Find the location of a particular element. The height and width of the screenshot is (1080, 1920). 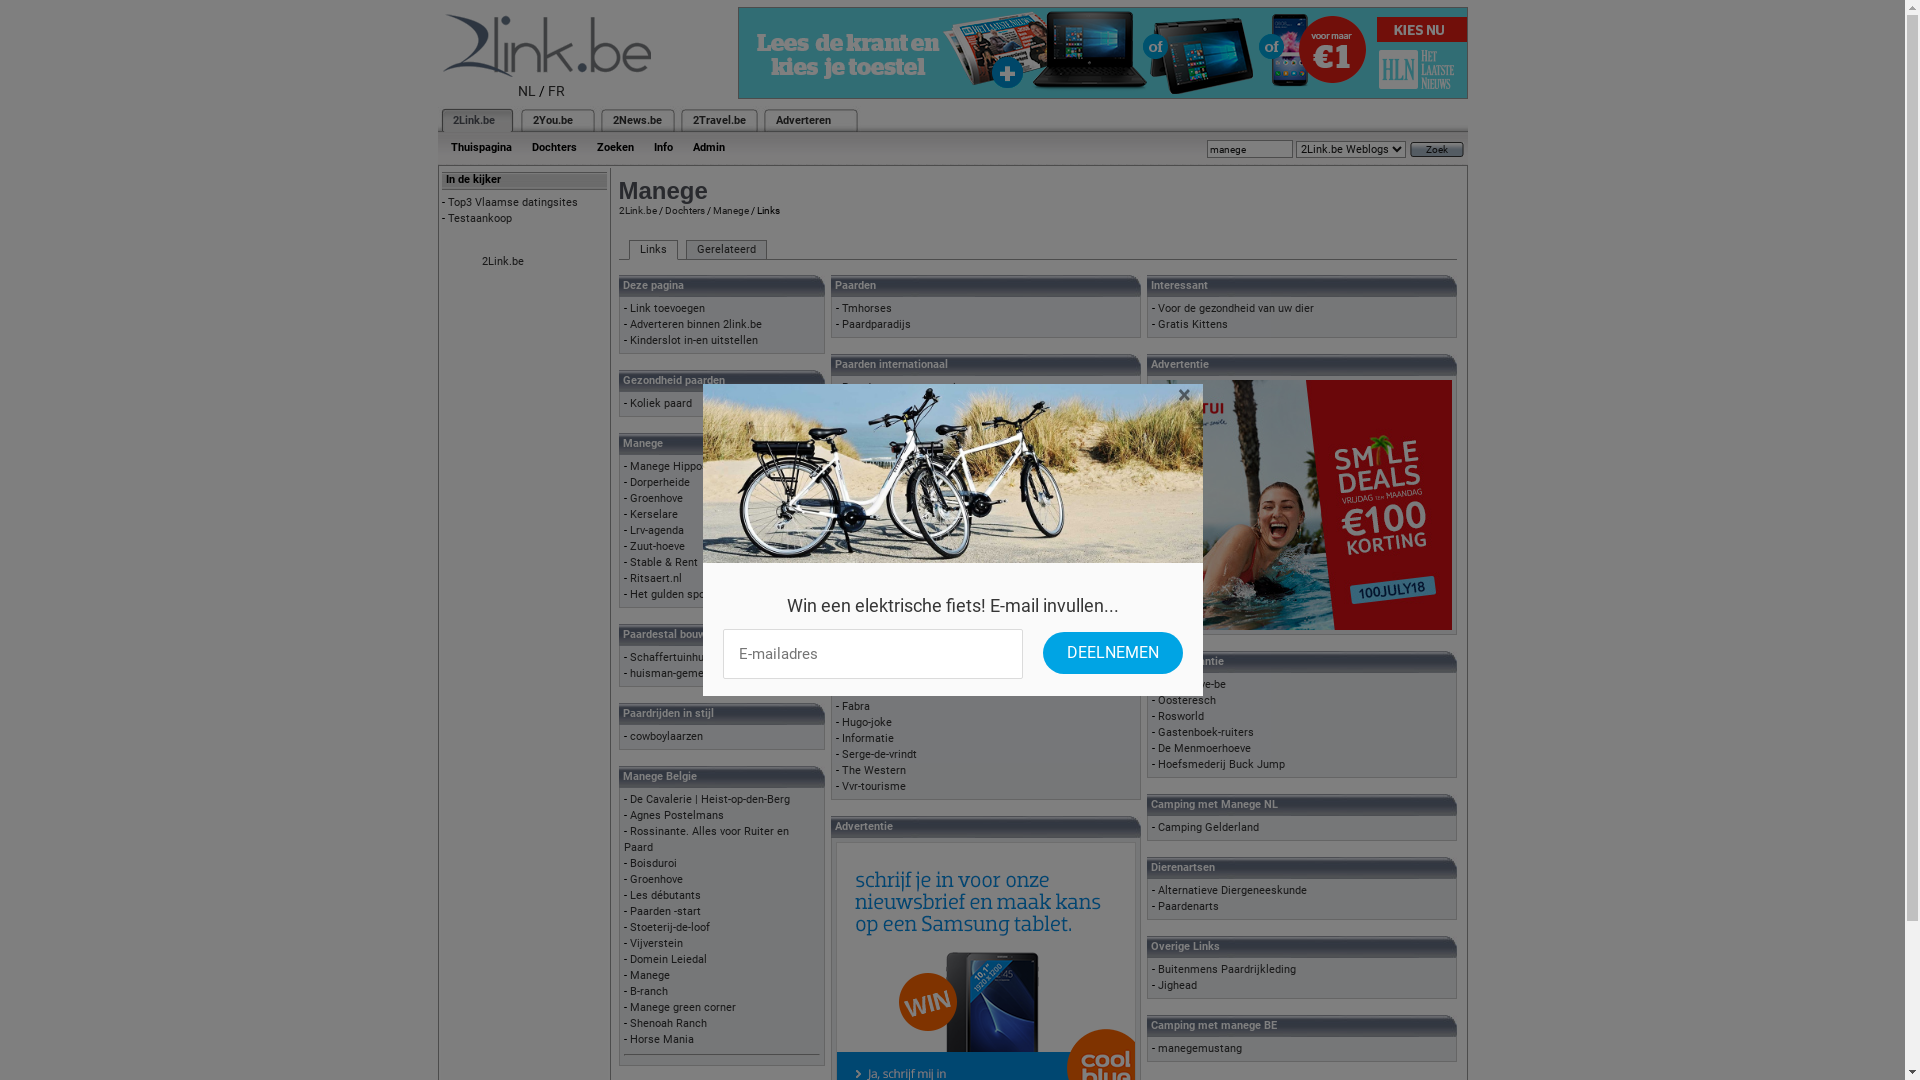

'2You.be' is located at coordinates (552, 120).